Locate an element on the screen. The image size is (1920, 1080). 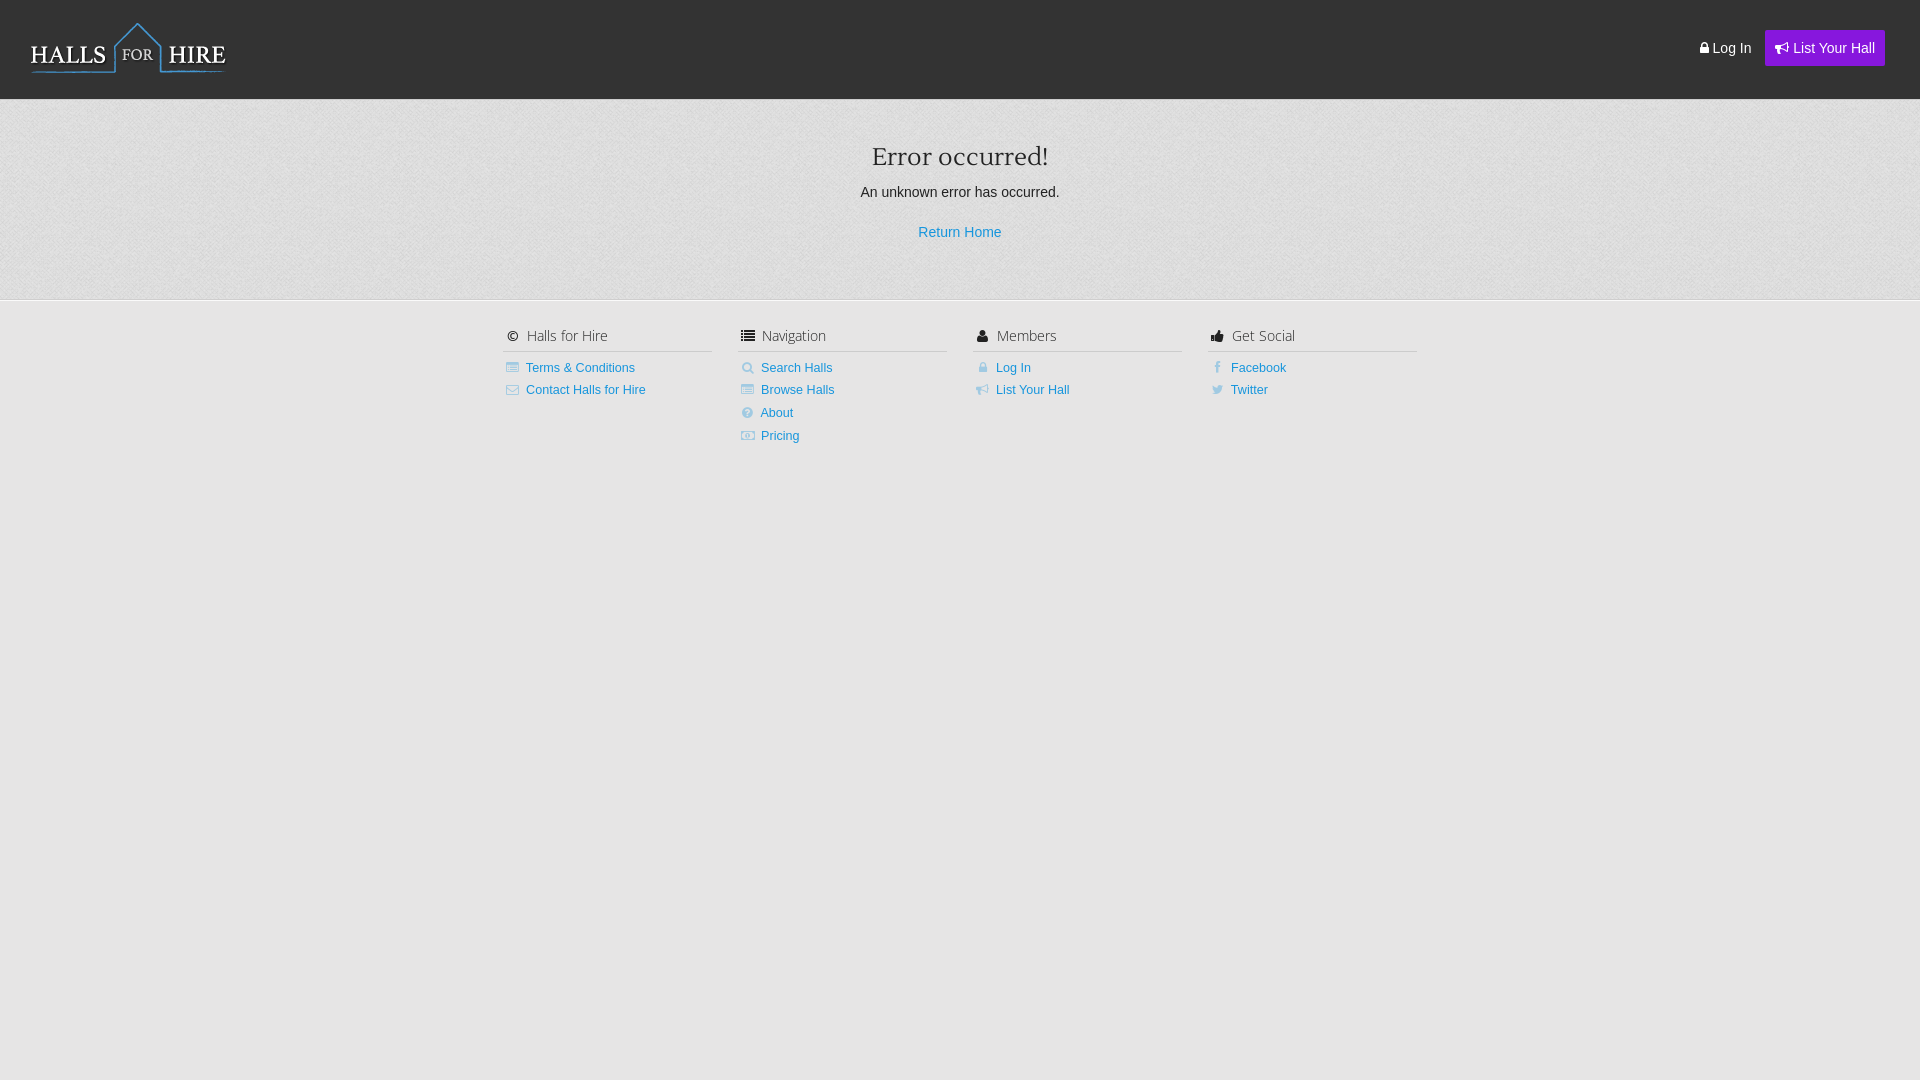
'Log In' is located at coordinates (1725, 46).